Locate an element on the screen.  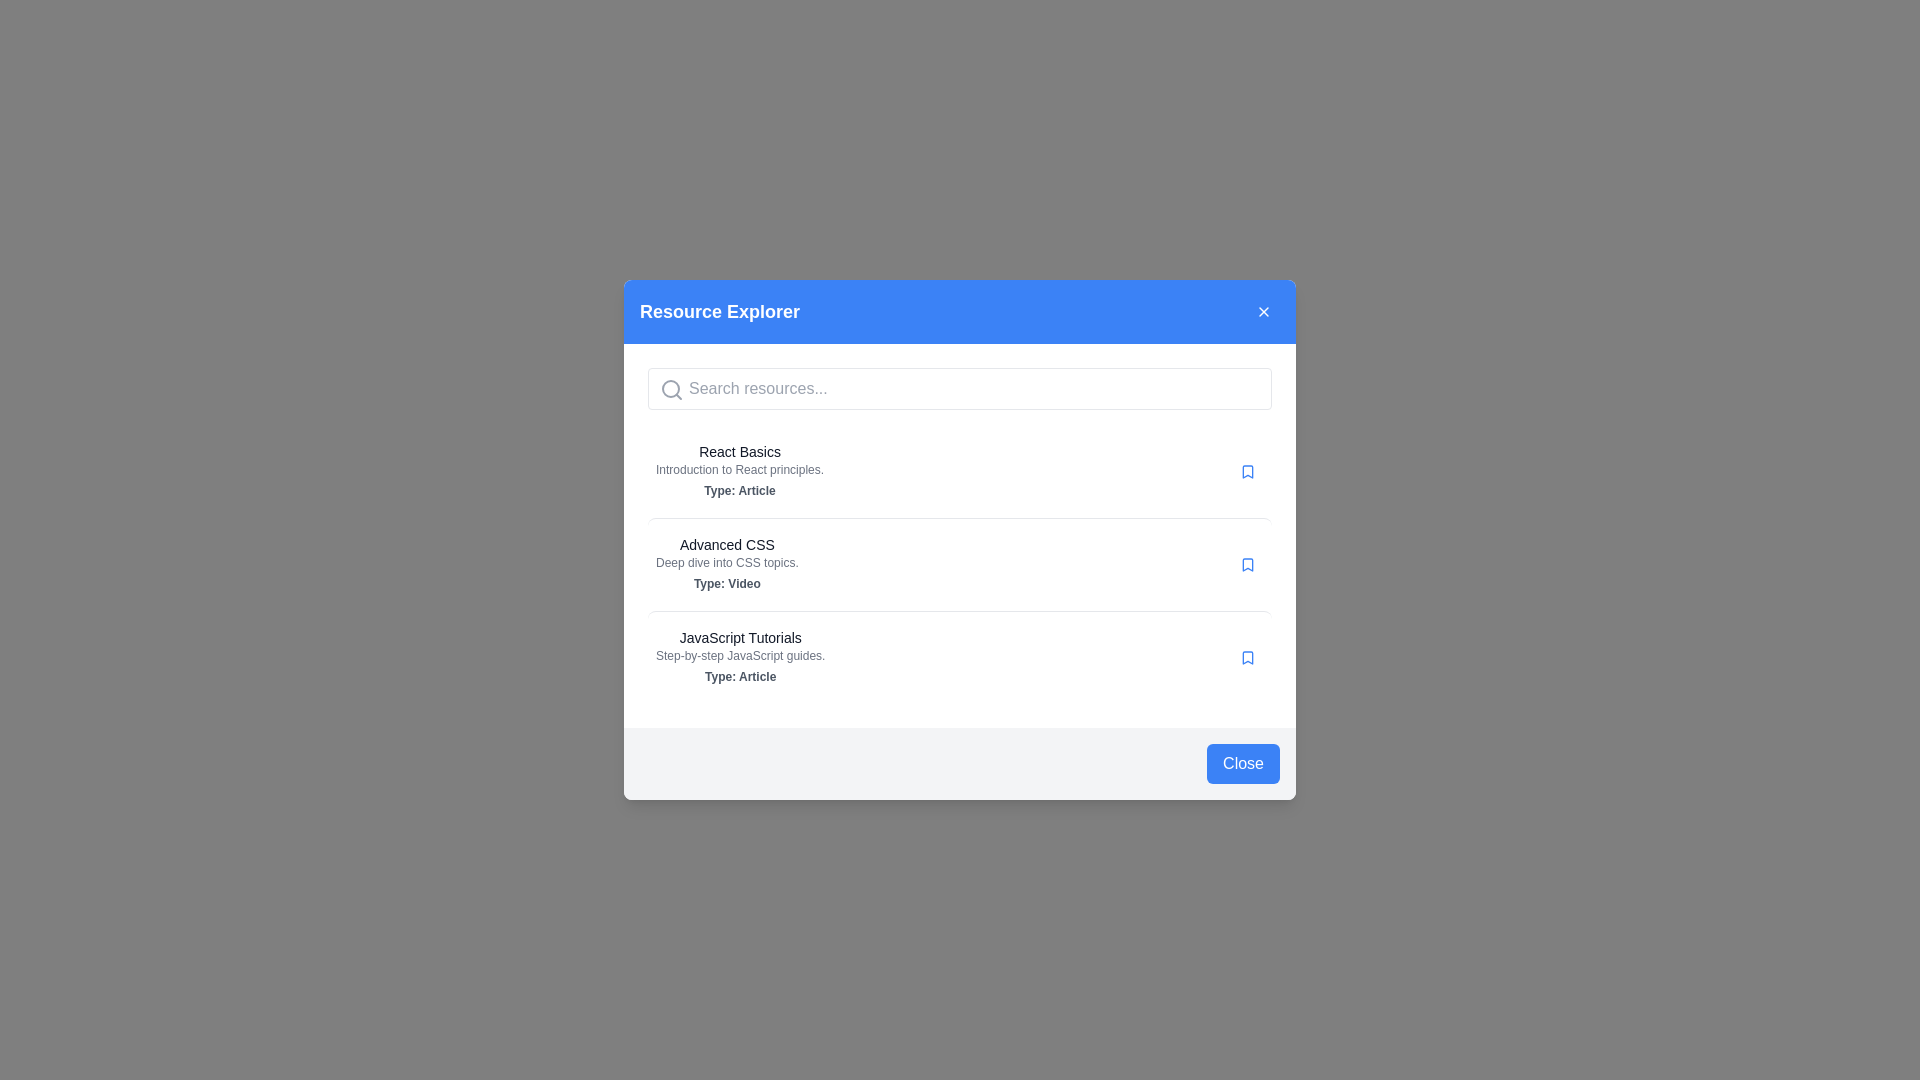
text label that displays 'Type: Article', located under the description block of the 'JavaScript Tutorials' resource group is located at coordinates (739, 676).